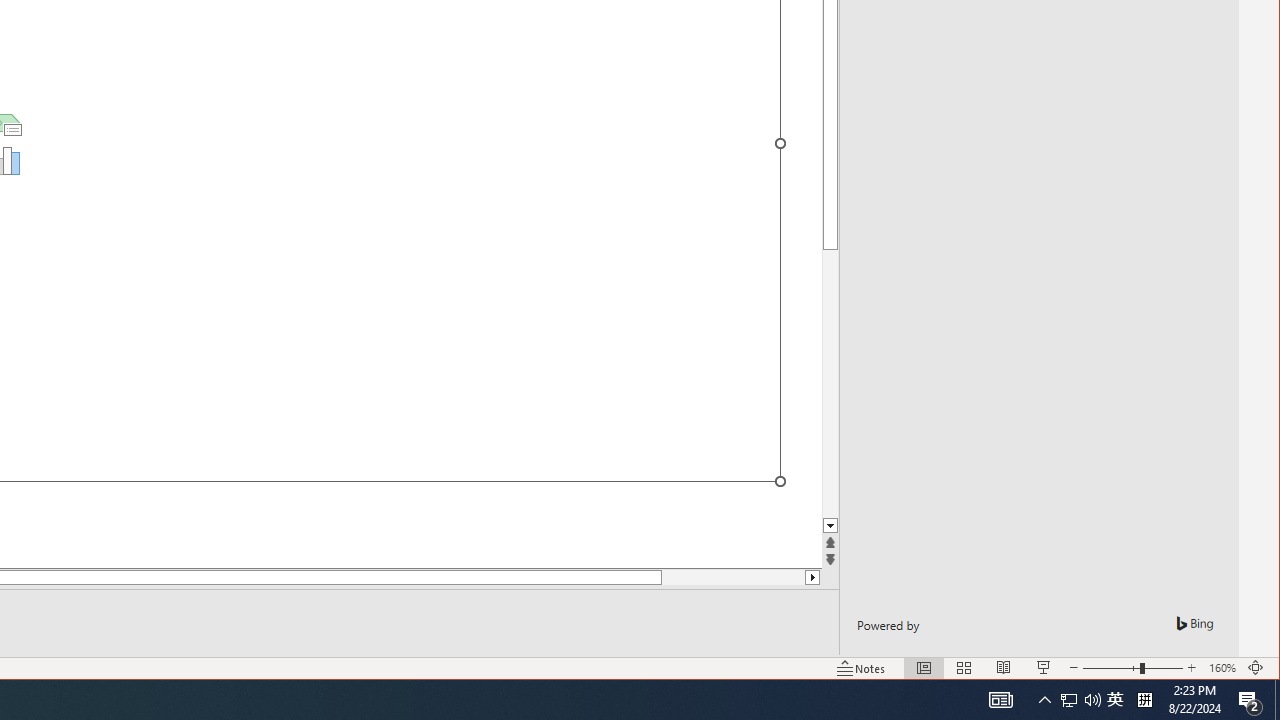  What do you see at coordinates (1221, 668) in the screenshot?
I see `'Zoom 160%'` at bounding box center [1221, 668].